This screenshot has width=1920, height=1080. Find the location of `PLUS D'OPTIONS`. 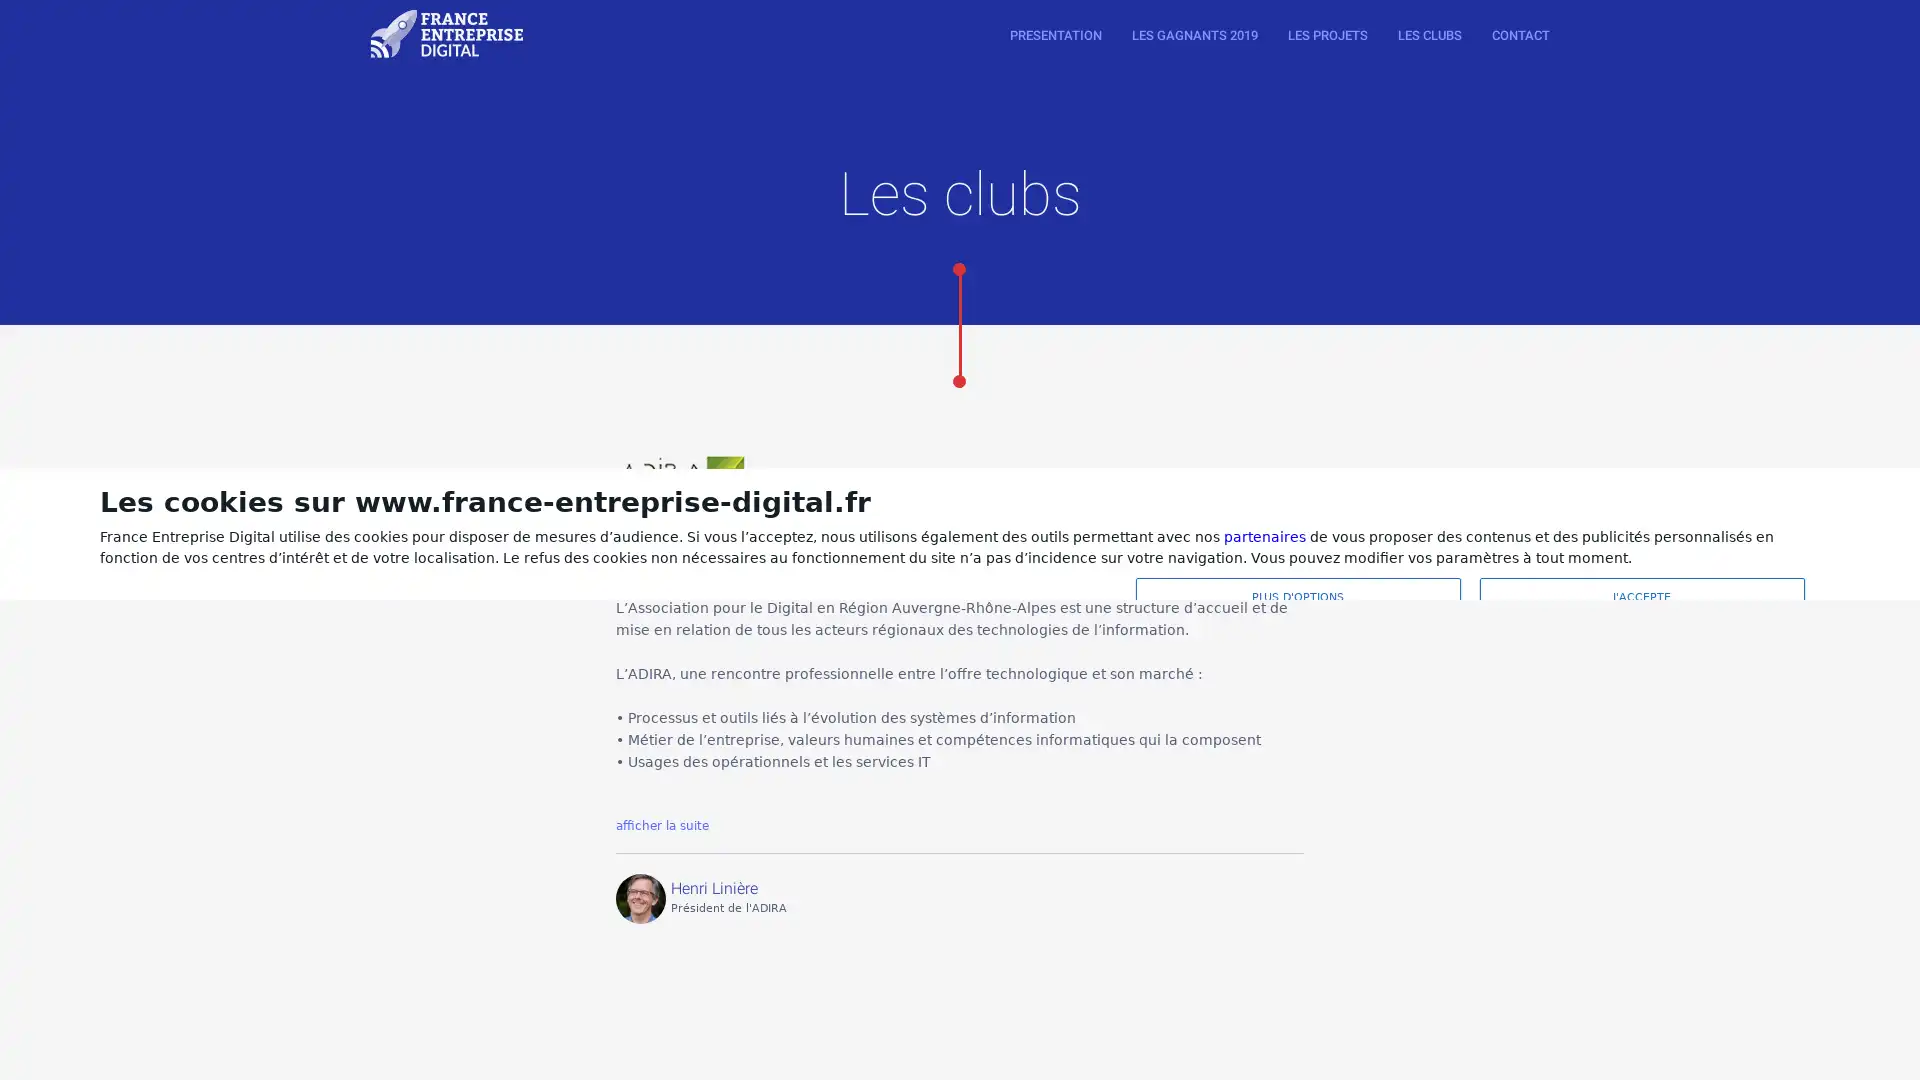

PLUS D'OPTIONS is located at coordinates (1296, 593).